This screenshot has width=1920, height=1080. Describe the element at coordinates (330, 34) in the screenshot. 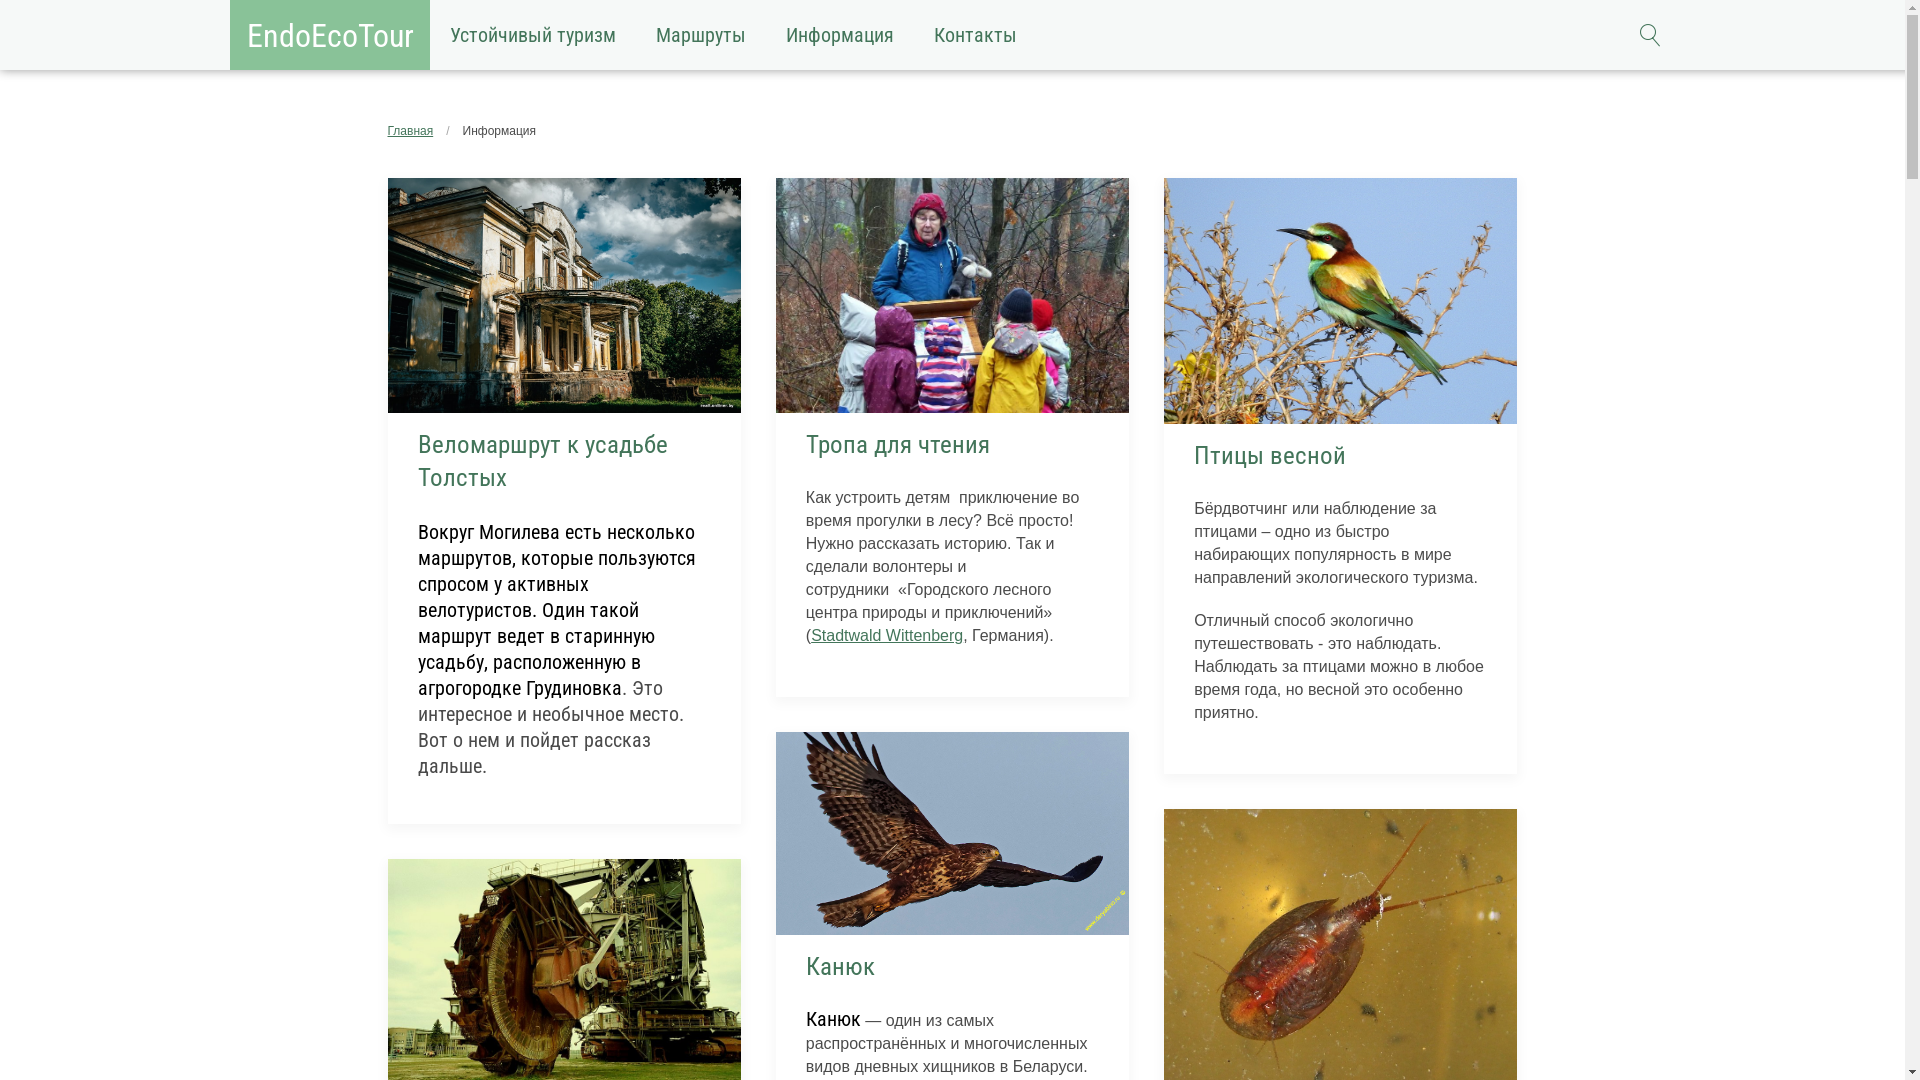

I see `'EndoEcoTour'` at that location.